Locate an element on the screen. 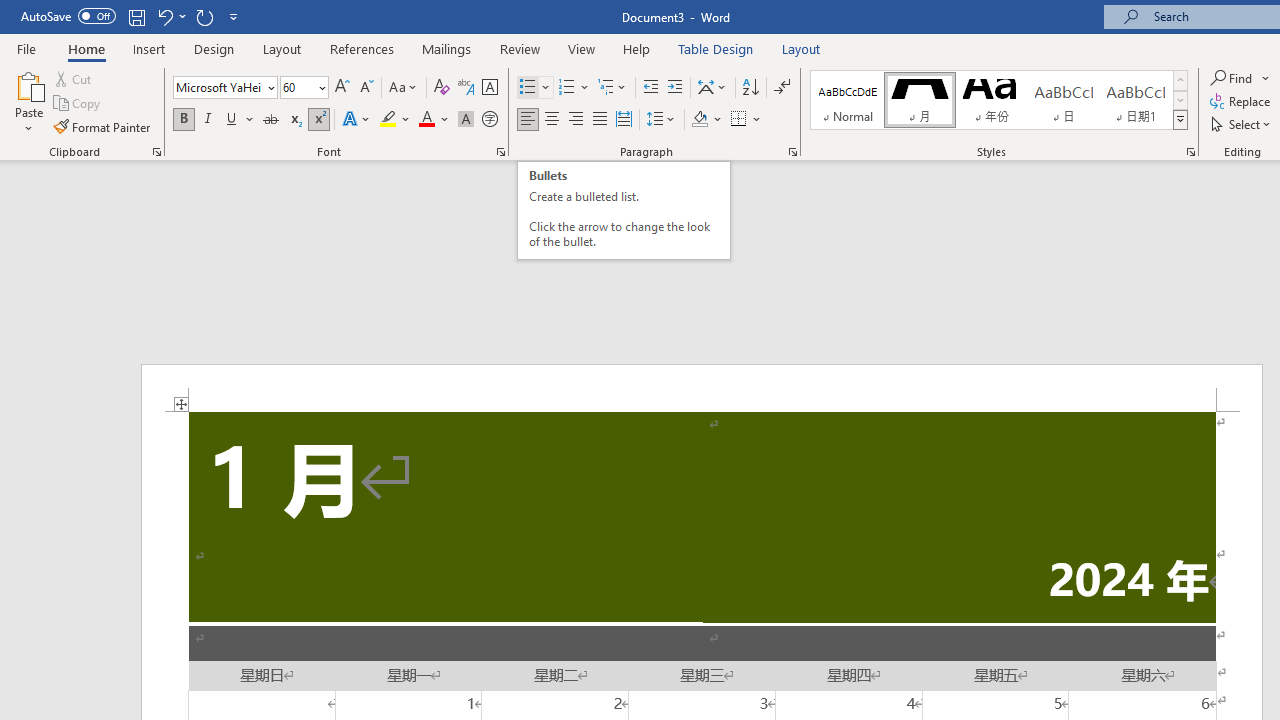 The width and height of the screenshot is (1280, 720). 'Numbering' is located at coordinates (573, 86).